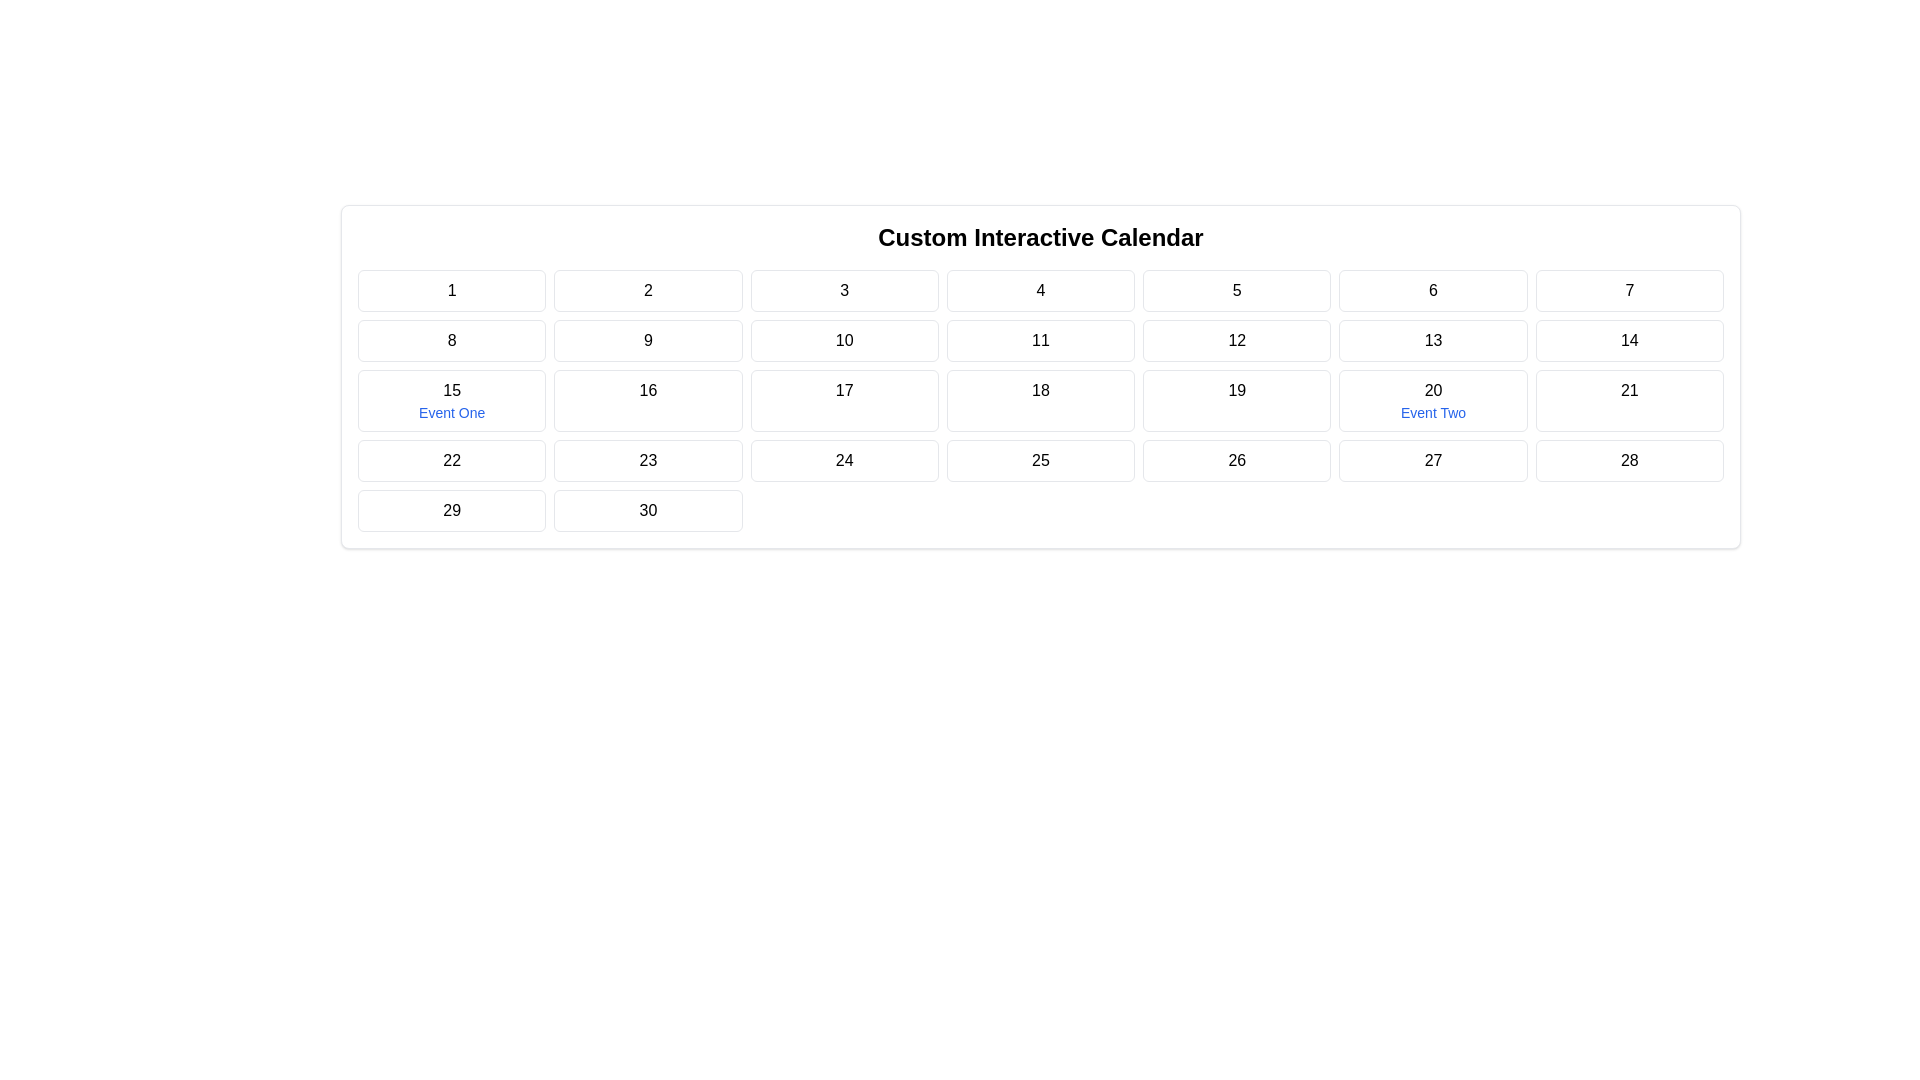 This screenshot has height=1080, width=1920. Describe the element at coordinates (1236, 339) in the screenshot. I see `the button-like interactive element containing the text '12', which is located in the second row and sixth column of the grid layout` at that location.